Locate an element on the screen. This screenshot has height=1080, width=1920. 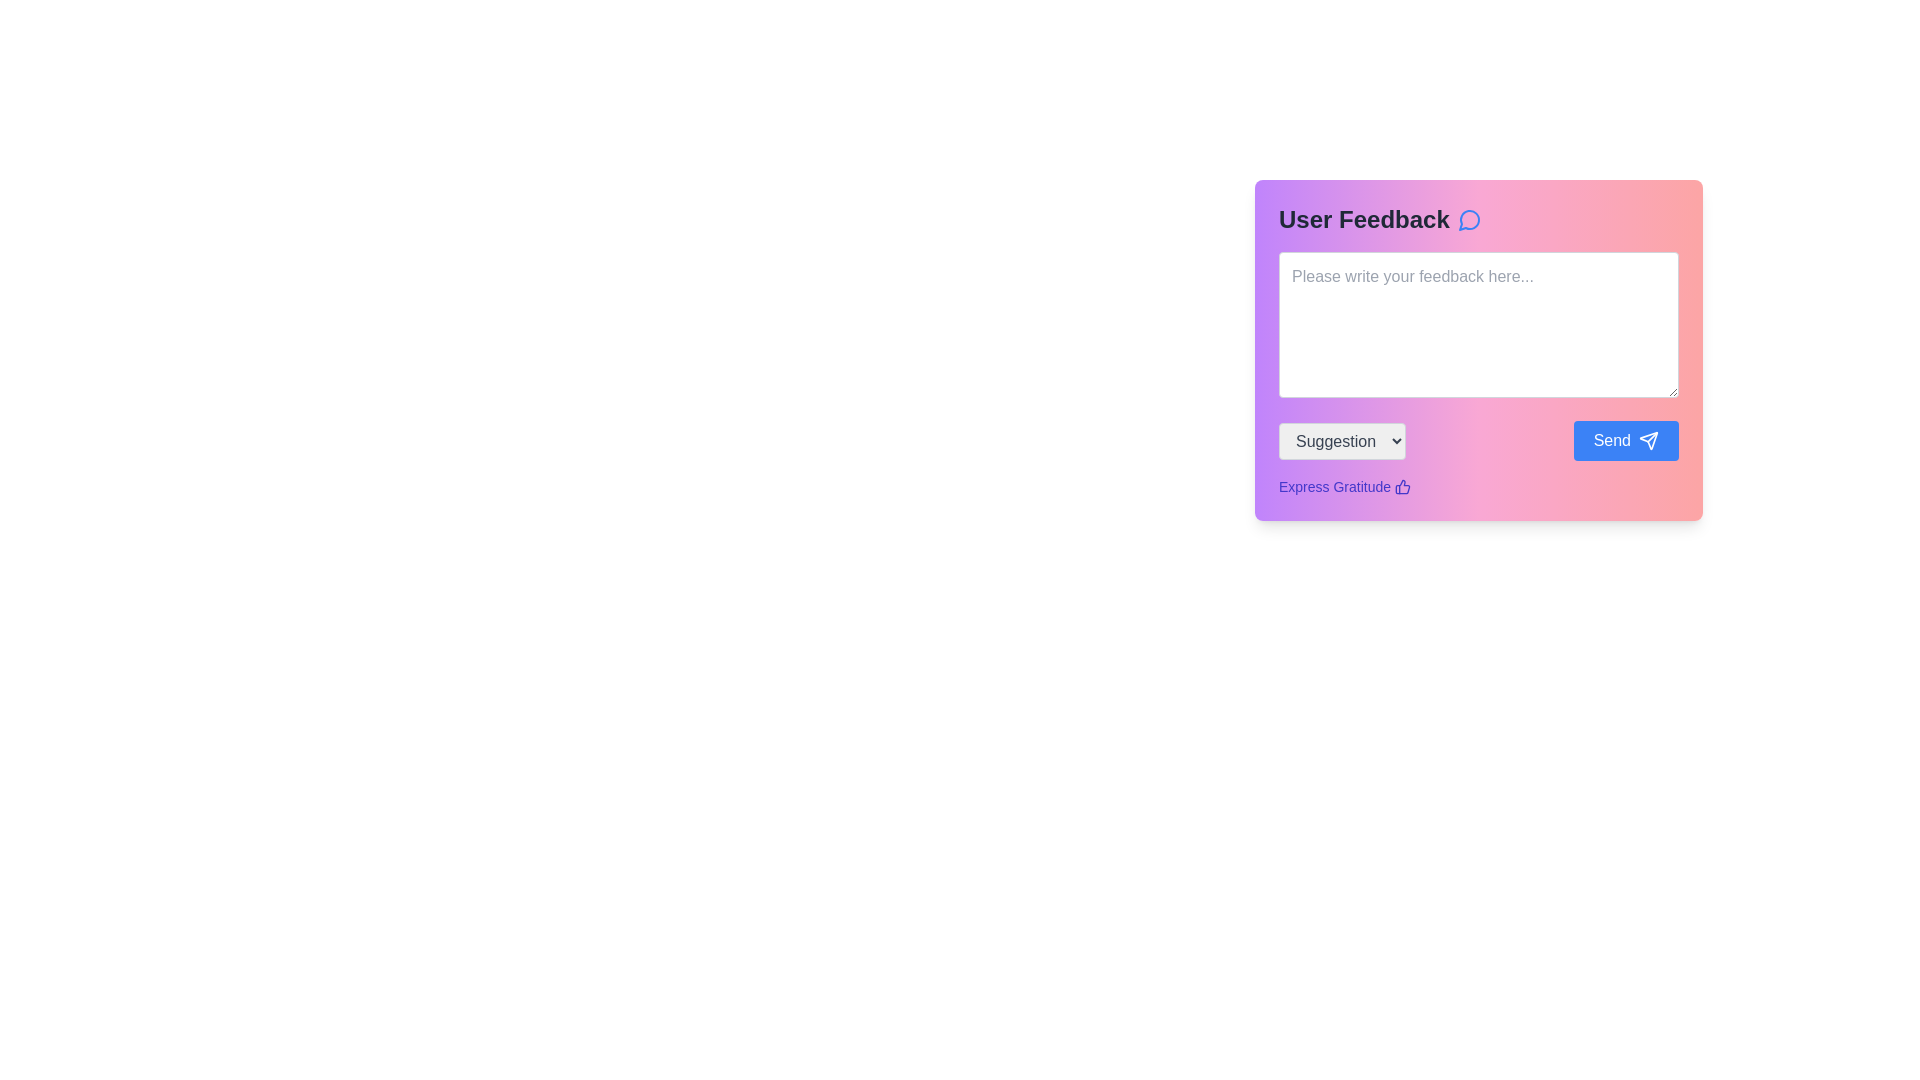
the small circular speech bubble icon with a blue outline, located next to the 'User Feedback' title in the feedback form interface is located at coordinates (1469, 219).